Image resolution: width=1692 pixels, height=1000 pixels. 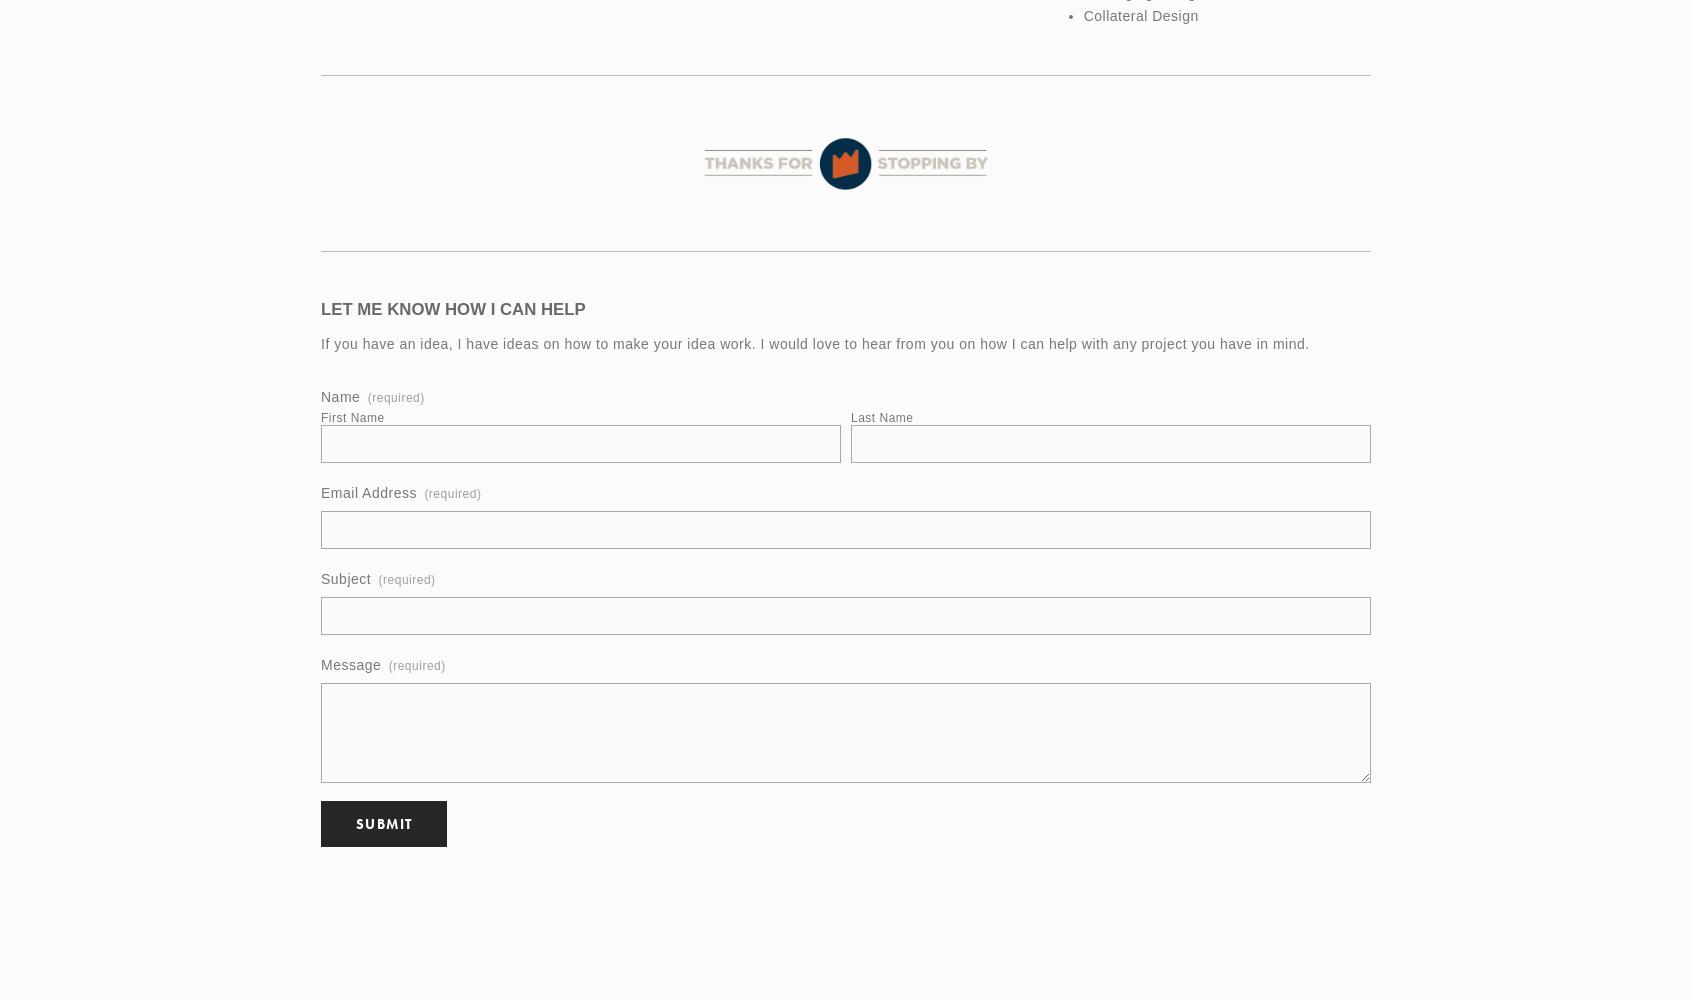 What do you see at coordinates (815, 342) in the screenshot?
I see `'If you have an idea, I have ideas on how to make your idea work. I would love to hear from you on how I can help with any project you have in mind.'` at bounding box center [815, 342].